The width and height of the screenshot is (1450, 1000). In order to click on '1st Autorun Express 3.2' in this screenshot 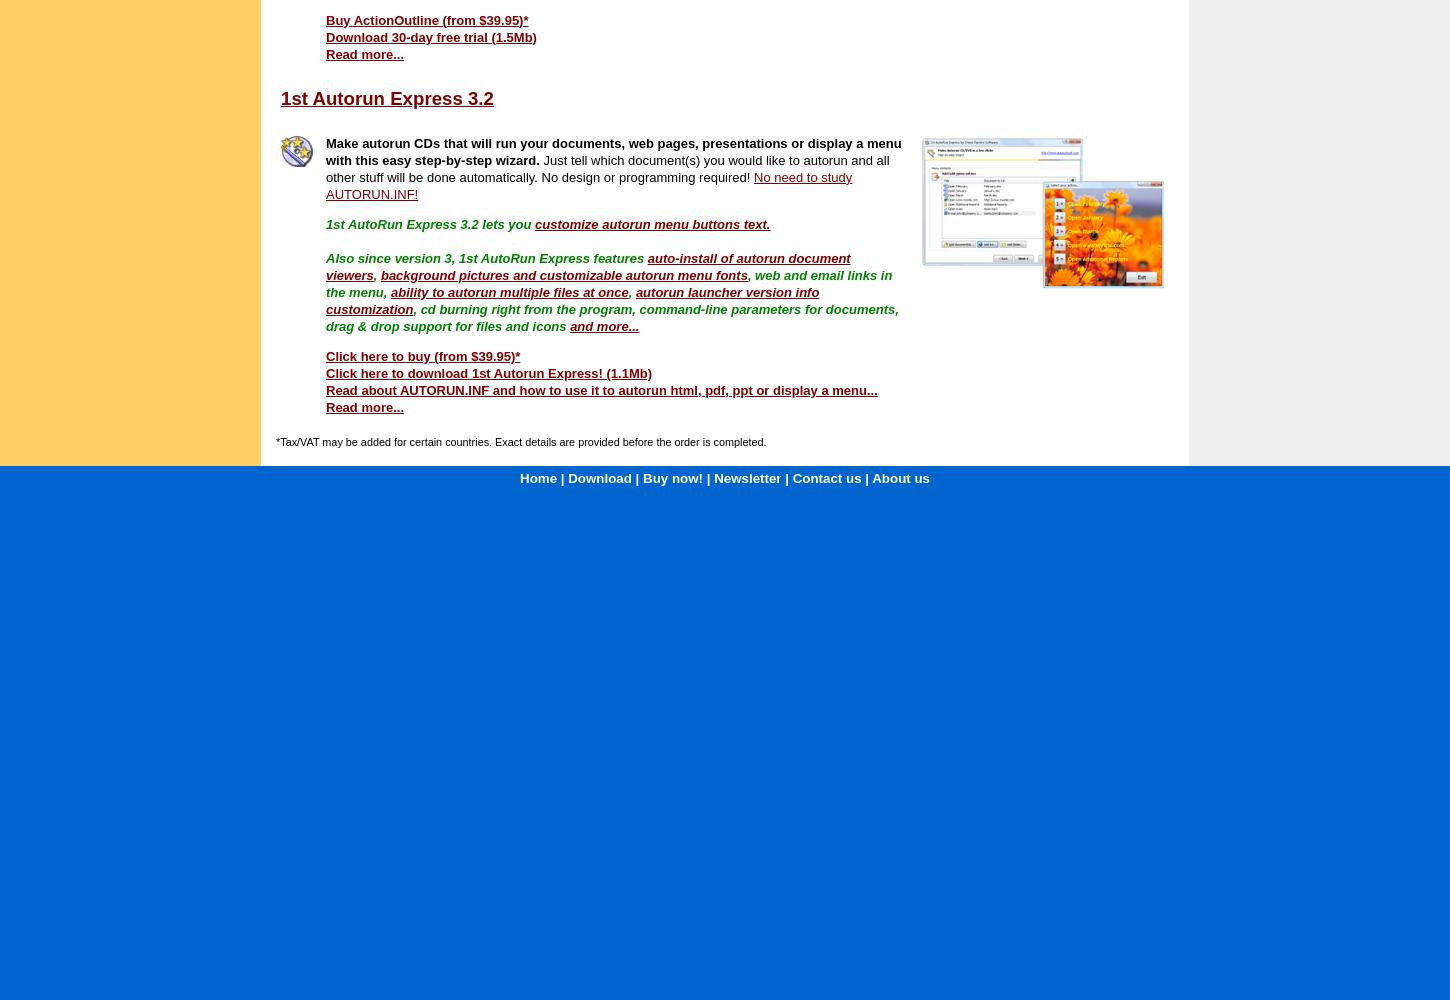, I will do `click(281, 97)`.